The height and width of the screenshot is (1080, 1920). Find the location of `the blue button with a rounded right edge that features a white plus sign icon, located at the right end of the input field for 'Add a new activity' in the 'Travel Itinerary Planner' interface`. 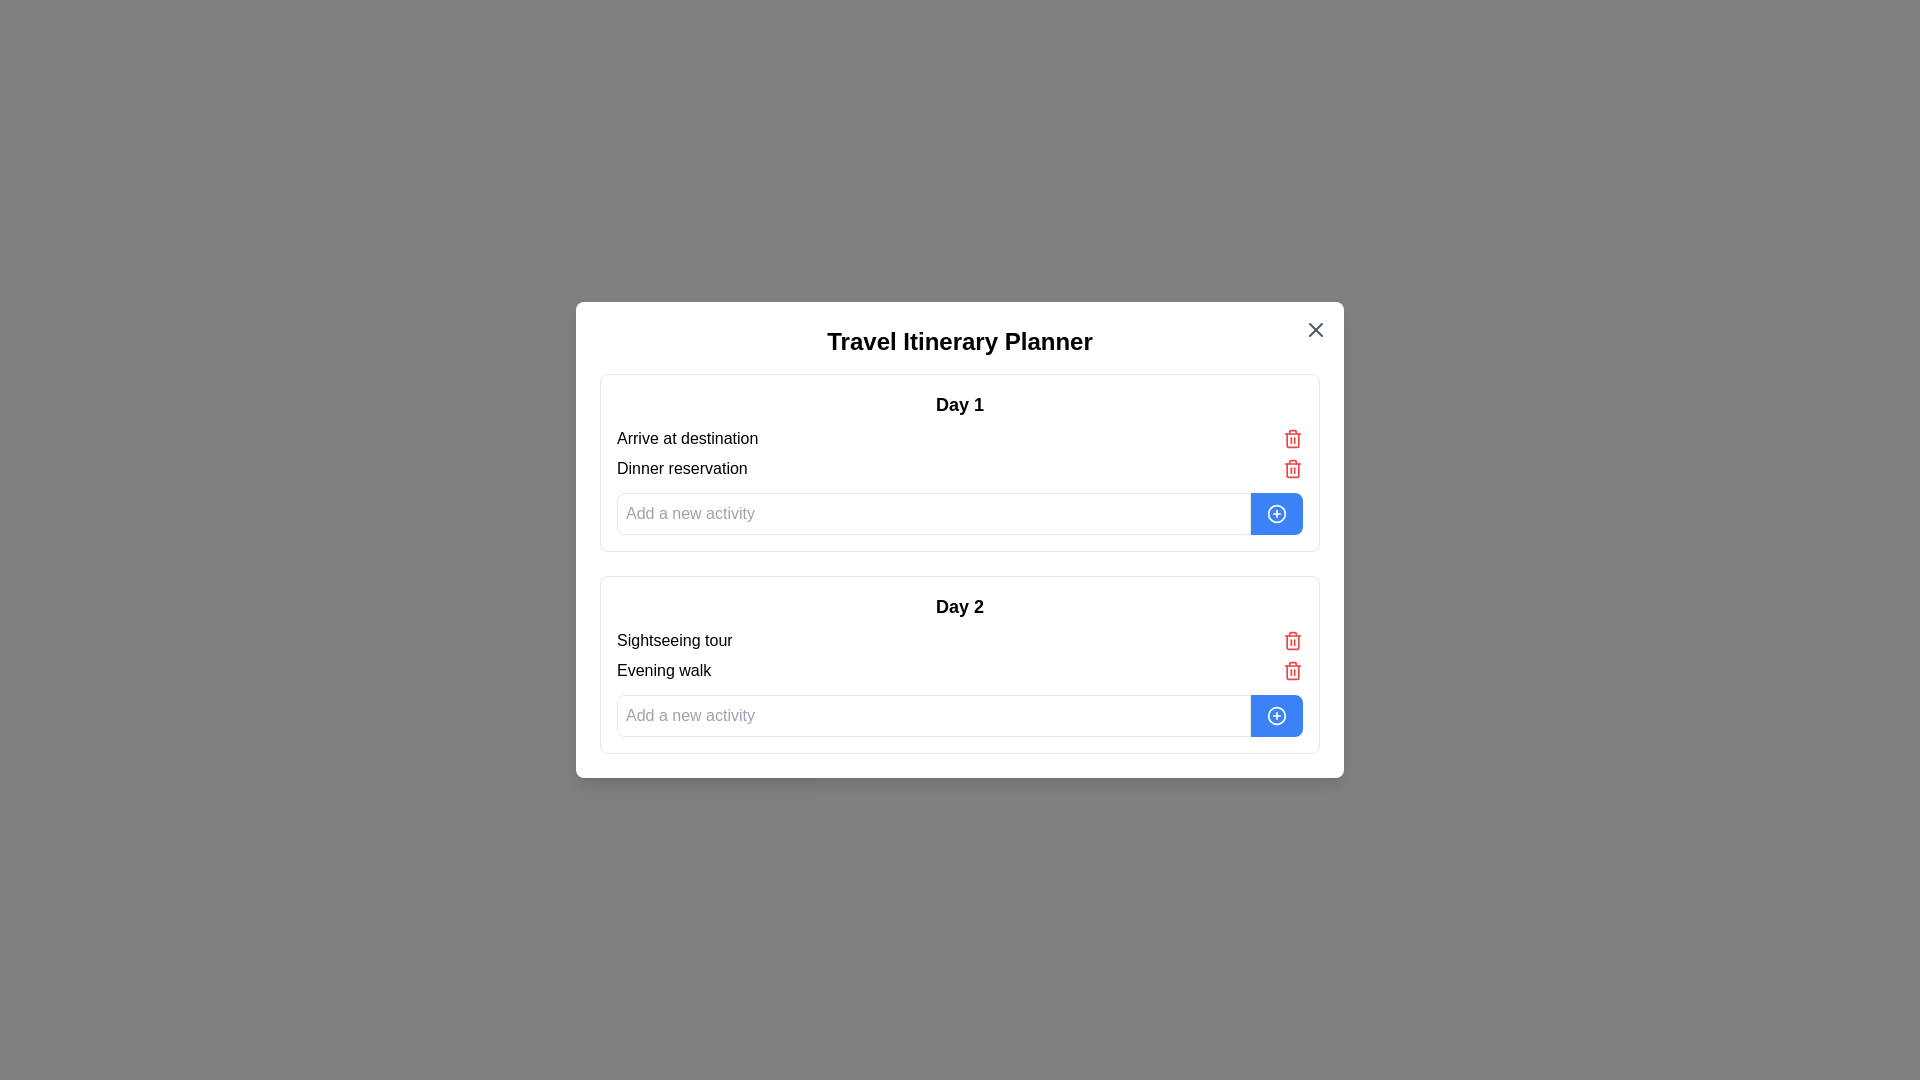

the blue button with a rounded right edge that features a white plus sign icon, located at the right end of the input field for 'Add a new activity' in the 'Travel Itinerary Planner' interface is located at coordinates (1275, 715).